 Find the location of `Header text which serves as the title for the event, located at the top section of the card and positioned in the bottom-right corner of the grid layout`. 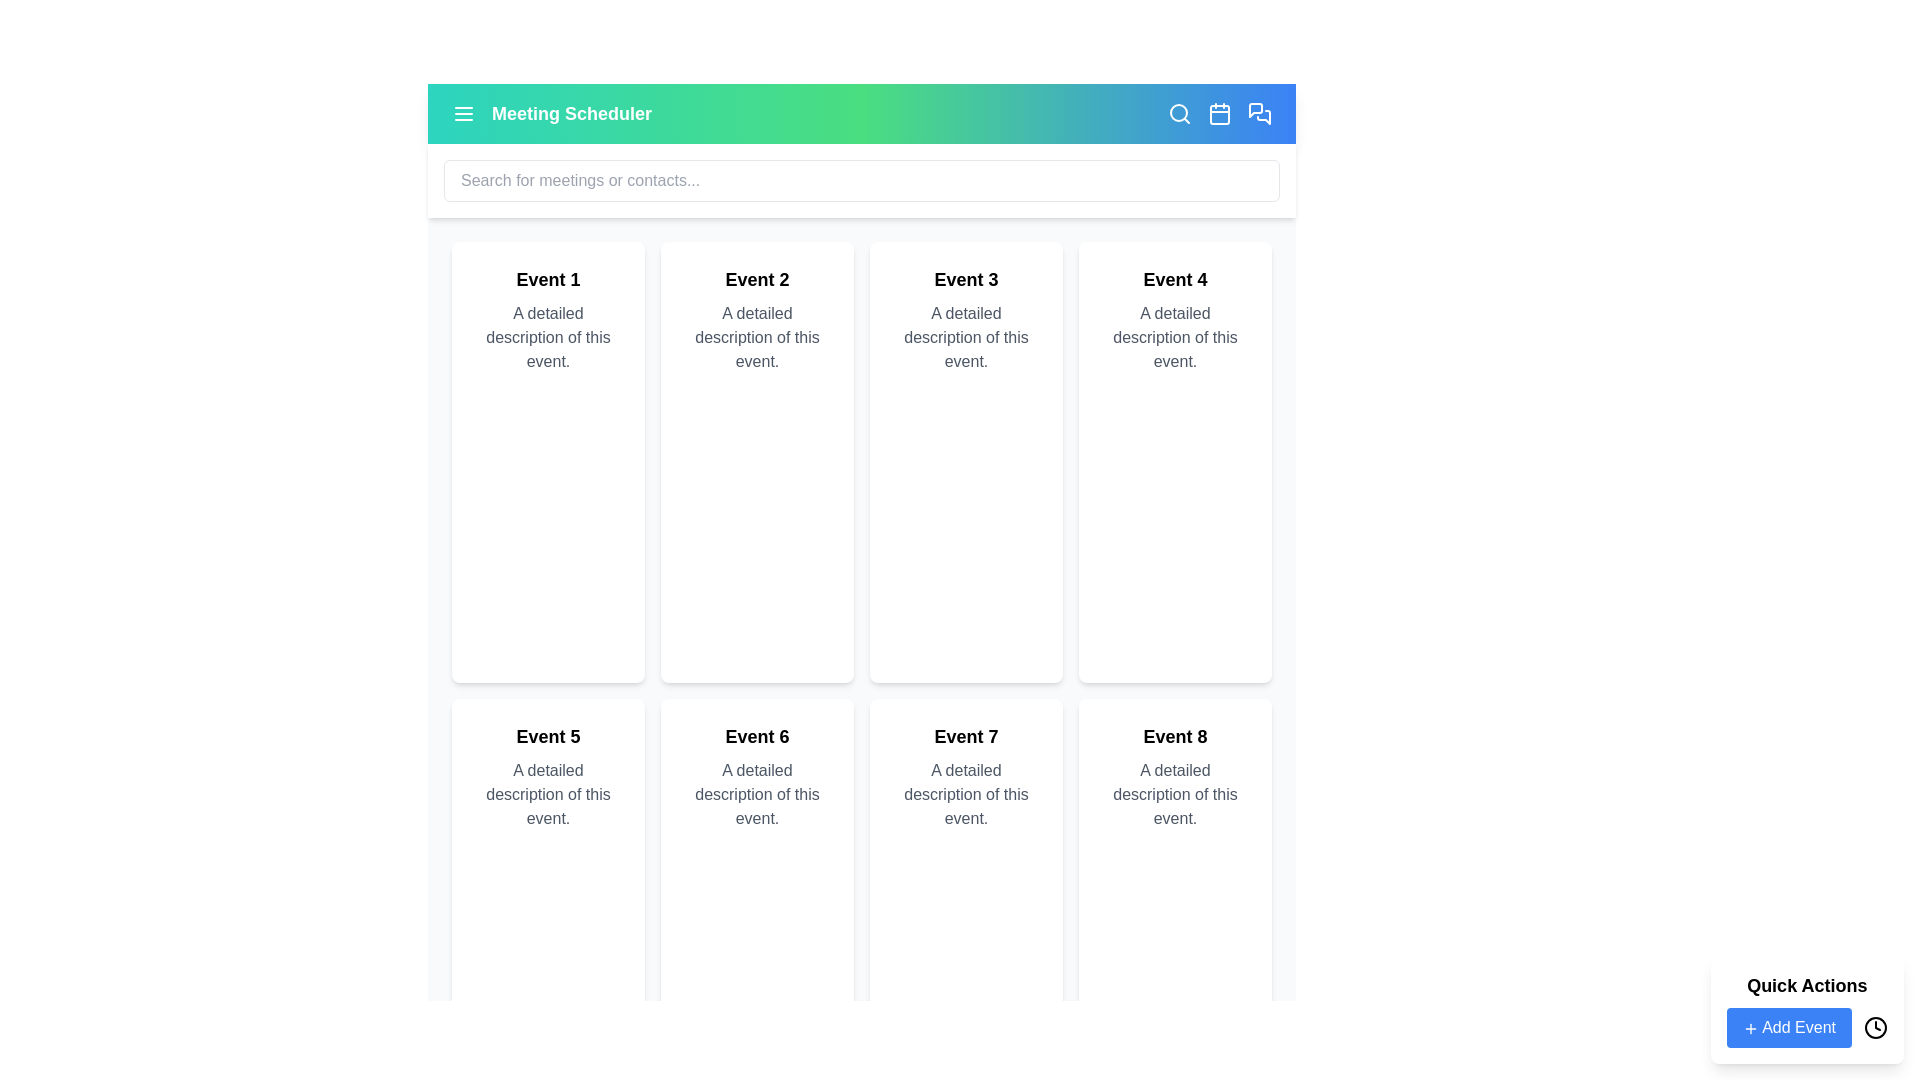

Header text which serves as the title for the event, located at the top section of the card and positioned in the bottom-right corner of the grid layout is located at coordinates (1175, 736).